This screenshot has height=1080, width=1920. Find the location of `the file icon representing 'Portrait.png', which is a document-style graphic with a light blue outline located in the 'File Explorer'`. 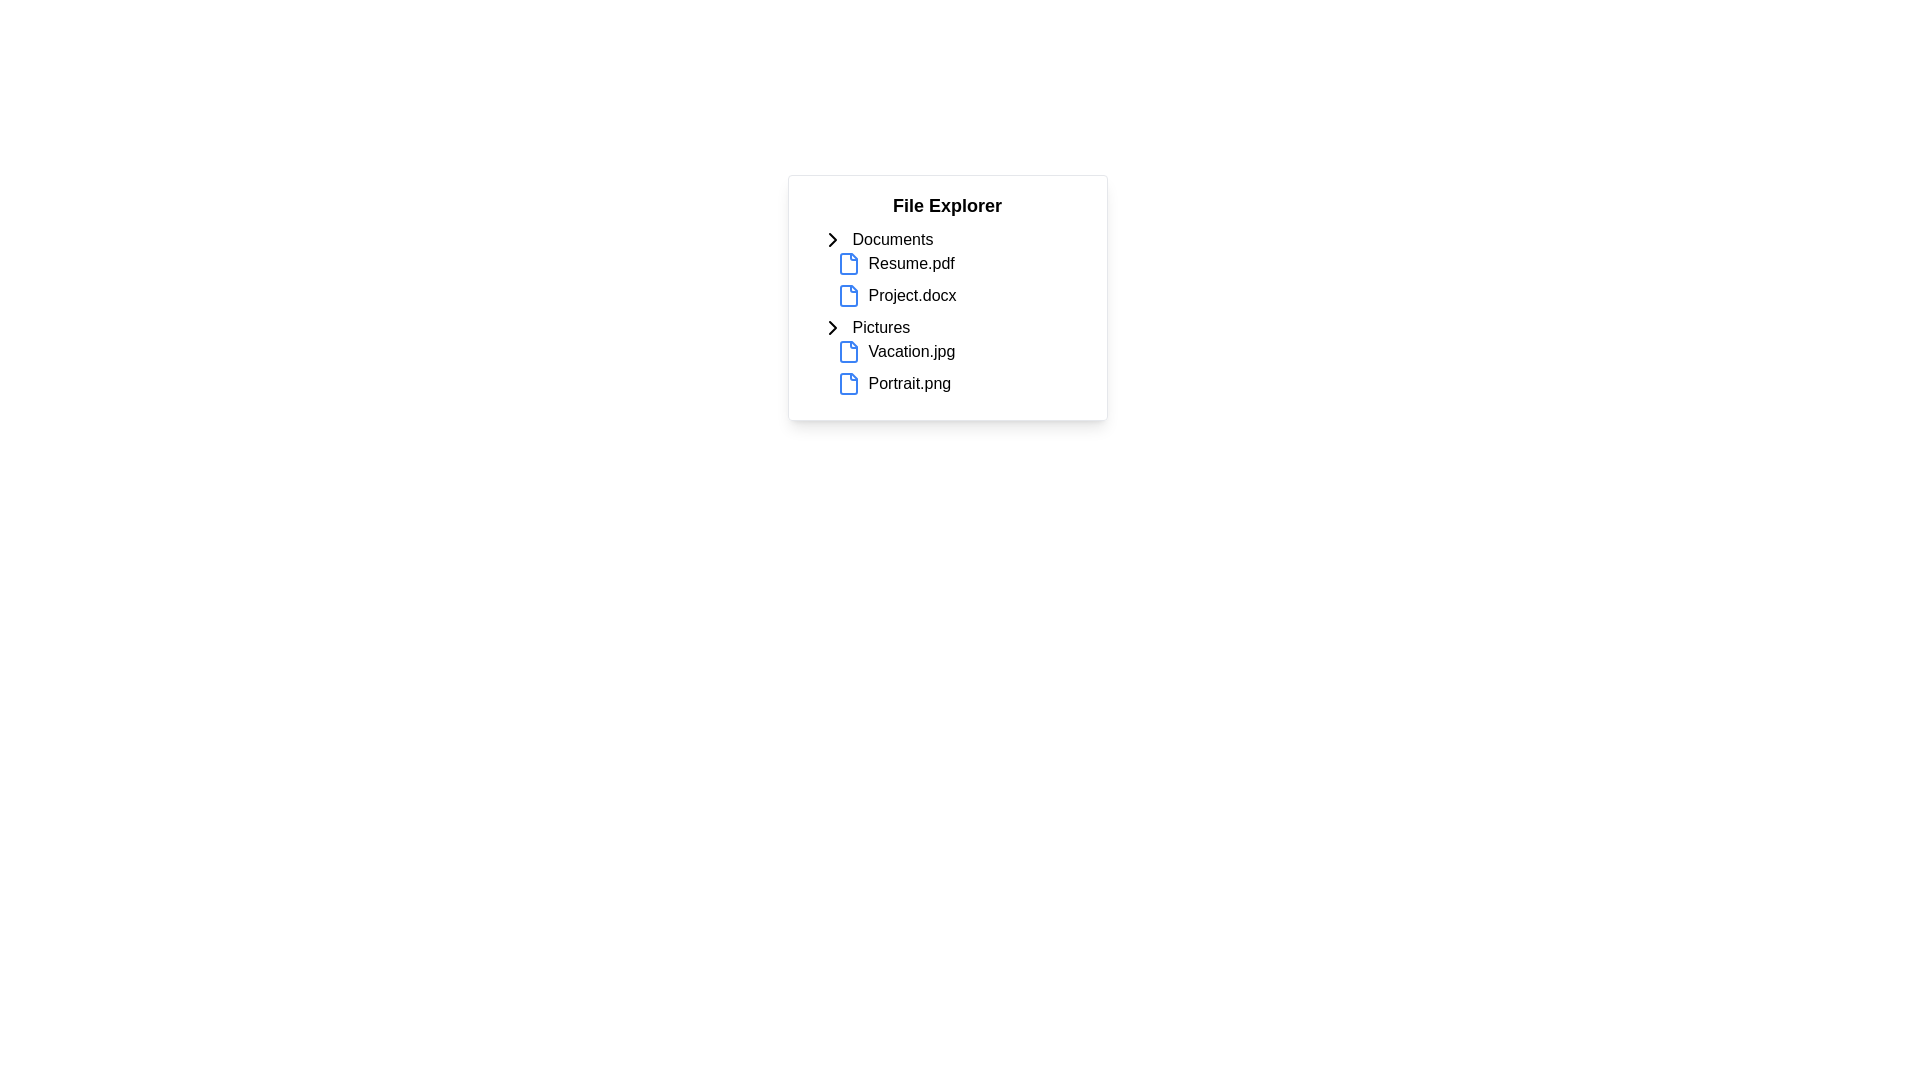

the file icon representing 'Portrait.png', which is a document-style graphic with a light blue outline located in the 'File Explorer' is located at coordinates (848, 384).